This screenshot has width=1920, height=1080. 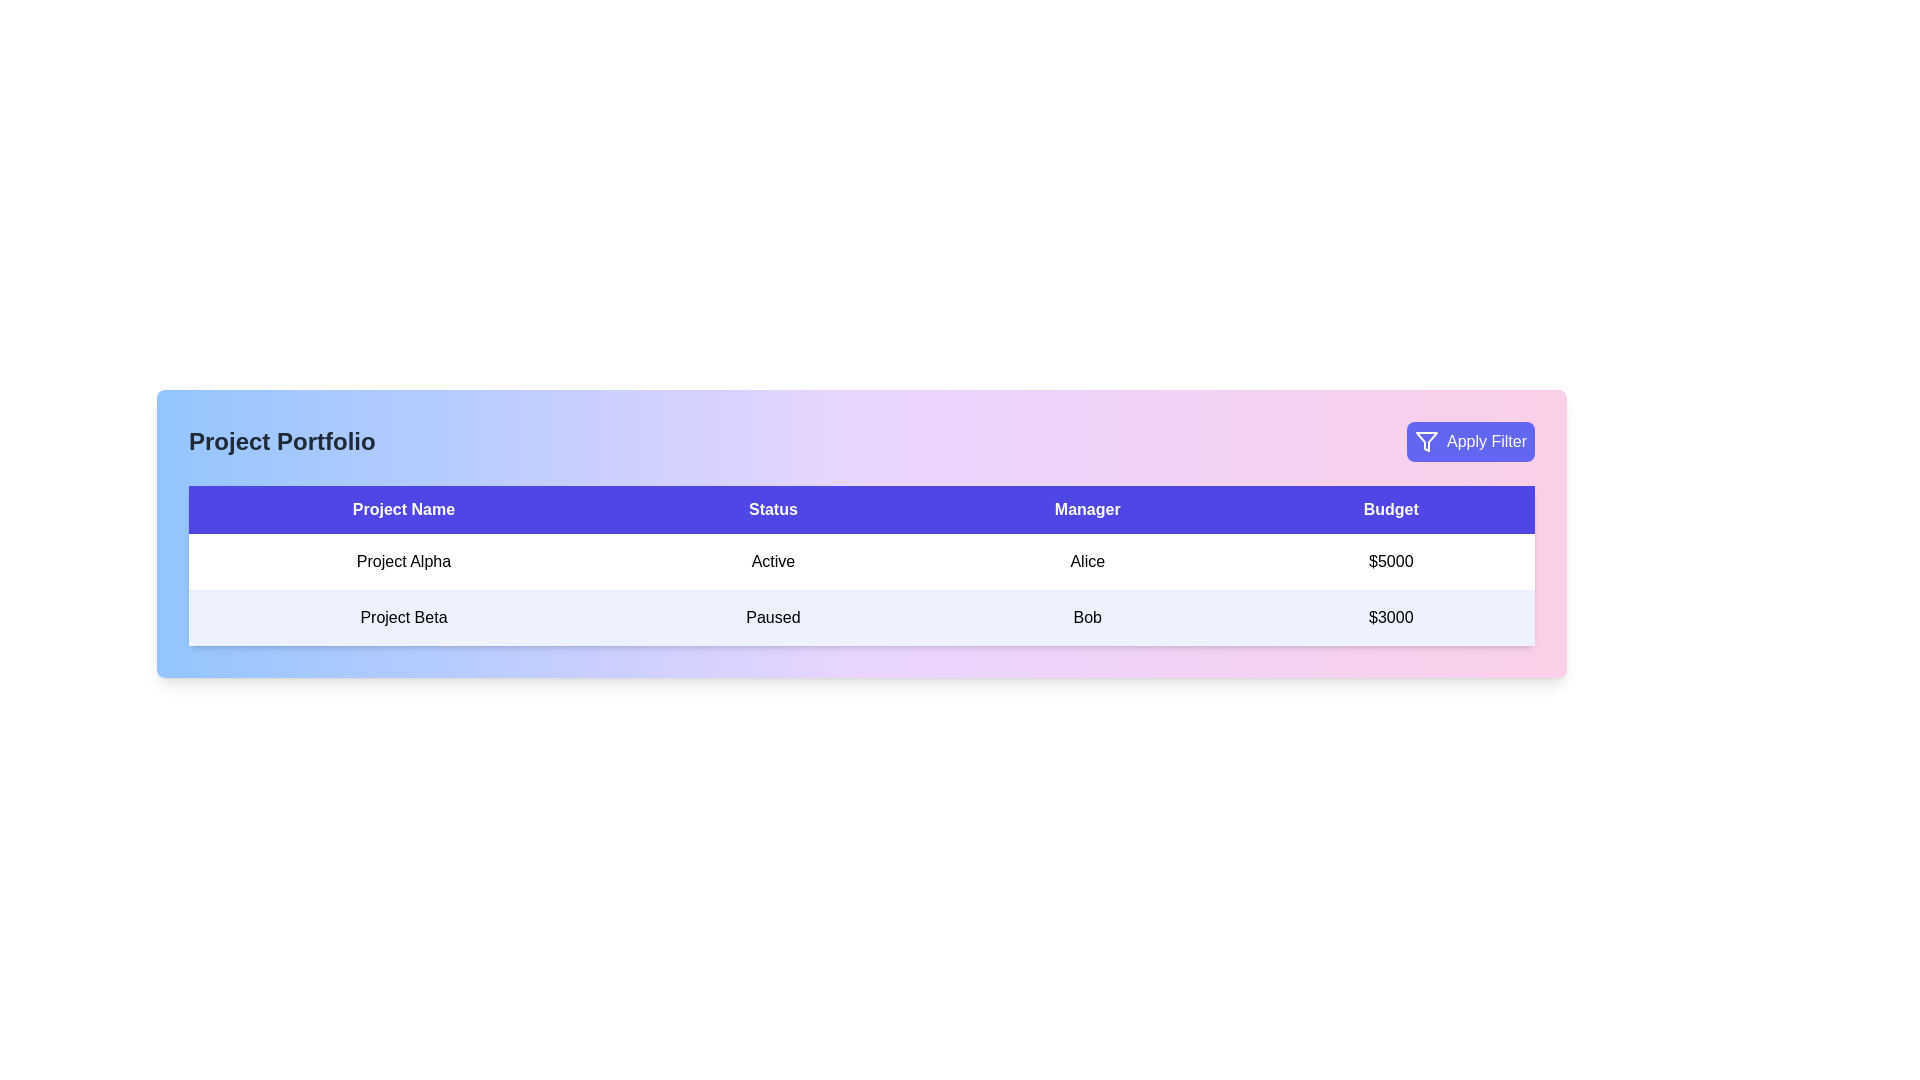 I want to click on the text label displaying 'Project Beta' in black font, located in the leftmost position of the second data row under the 'Project Name' column, so click(x=402, y=616).